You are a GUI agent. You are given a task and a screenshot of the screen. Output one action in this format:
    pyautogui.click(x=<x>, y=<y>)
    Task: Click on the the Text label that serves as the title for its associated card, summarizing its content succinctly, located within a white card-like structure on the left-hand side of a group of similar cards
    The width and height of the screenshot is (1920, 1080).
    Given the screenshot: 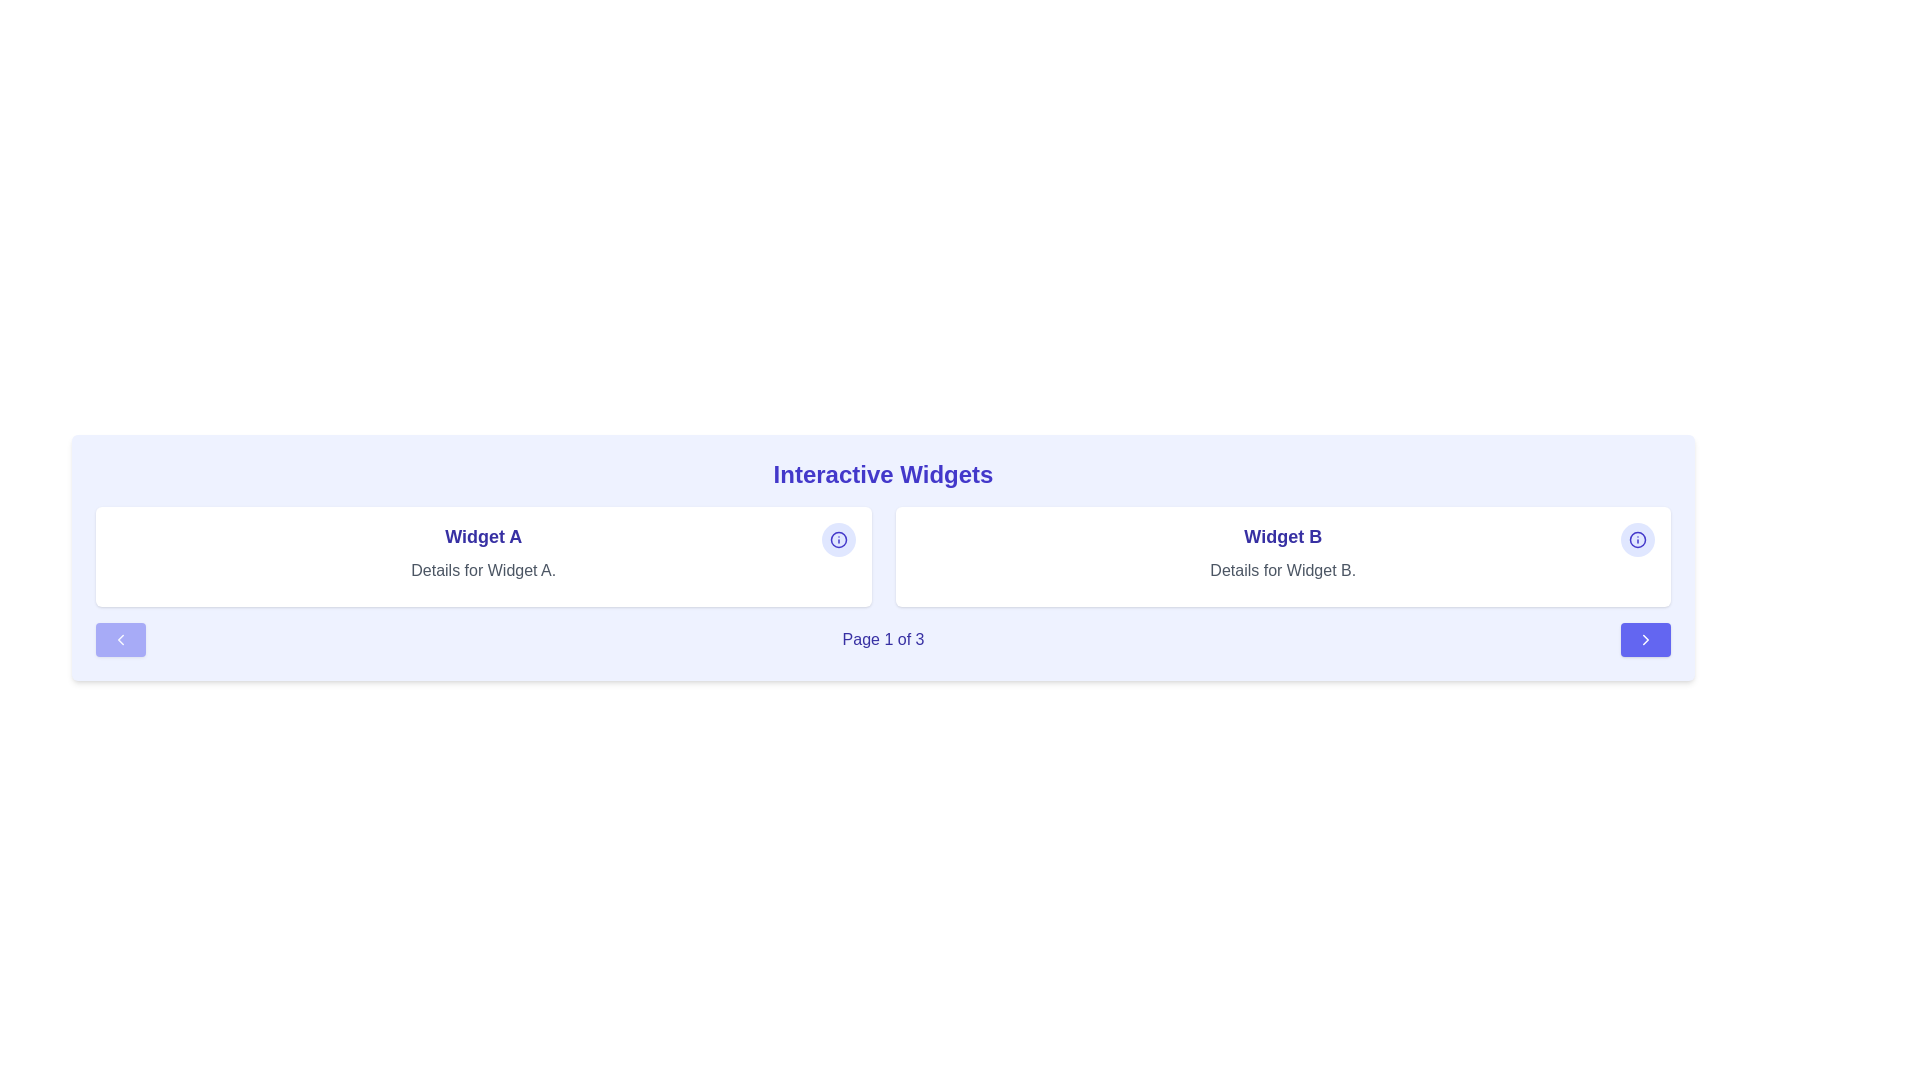 What is the action you would take?
    pyautogui.click(x=483, y=535)
    